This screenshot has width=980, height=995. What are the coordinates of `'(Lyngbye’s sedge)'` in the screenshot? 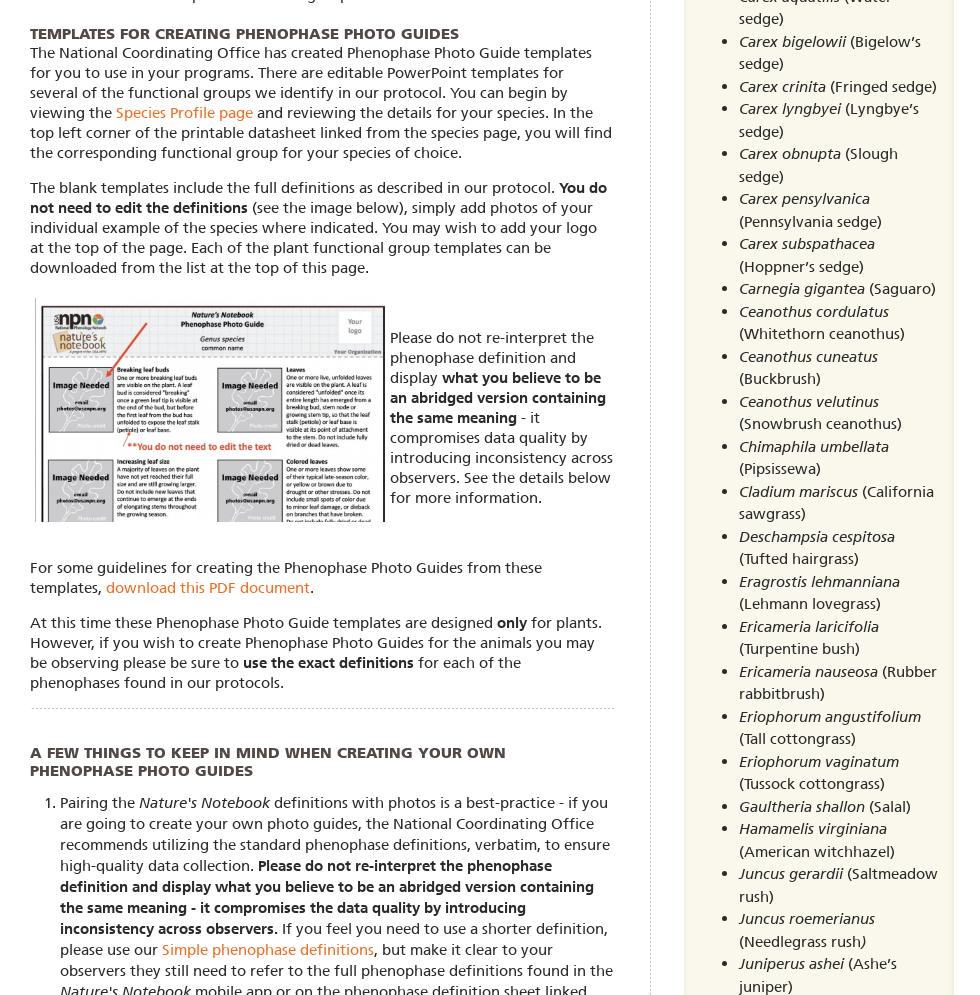 It's located at (828, 118).